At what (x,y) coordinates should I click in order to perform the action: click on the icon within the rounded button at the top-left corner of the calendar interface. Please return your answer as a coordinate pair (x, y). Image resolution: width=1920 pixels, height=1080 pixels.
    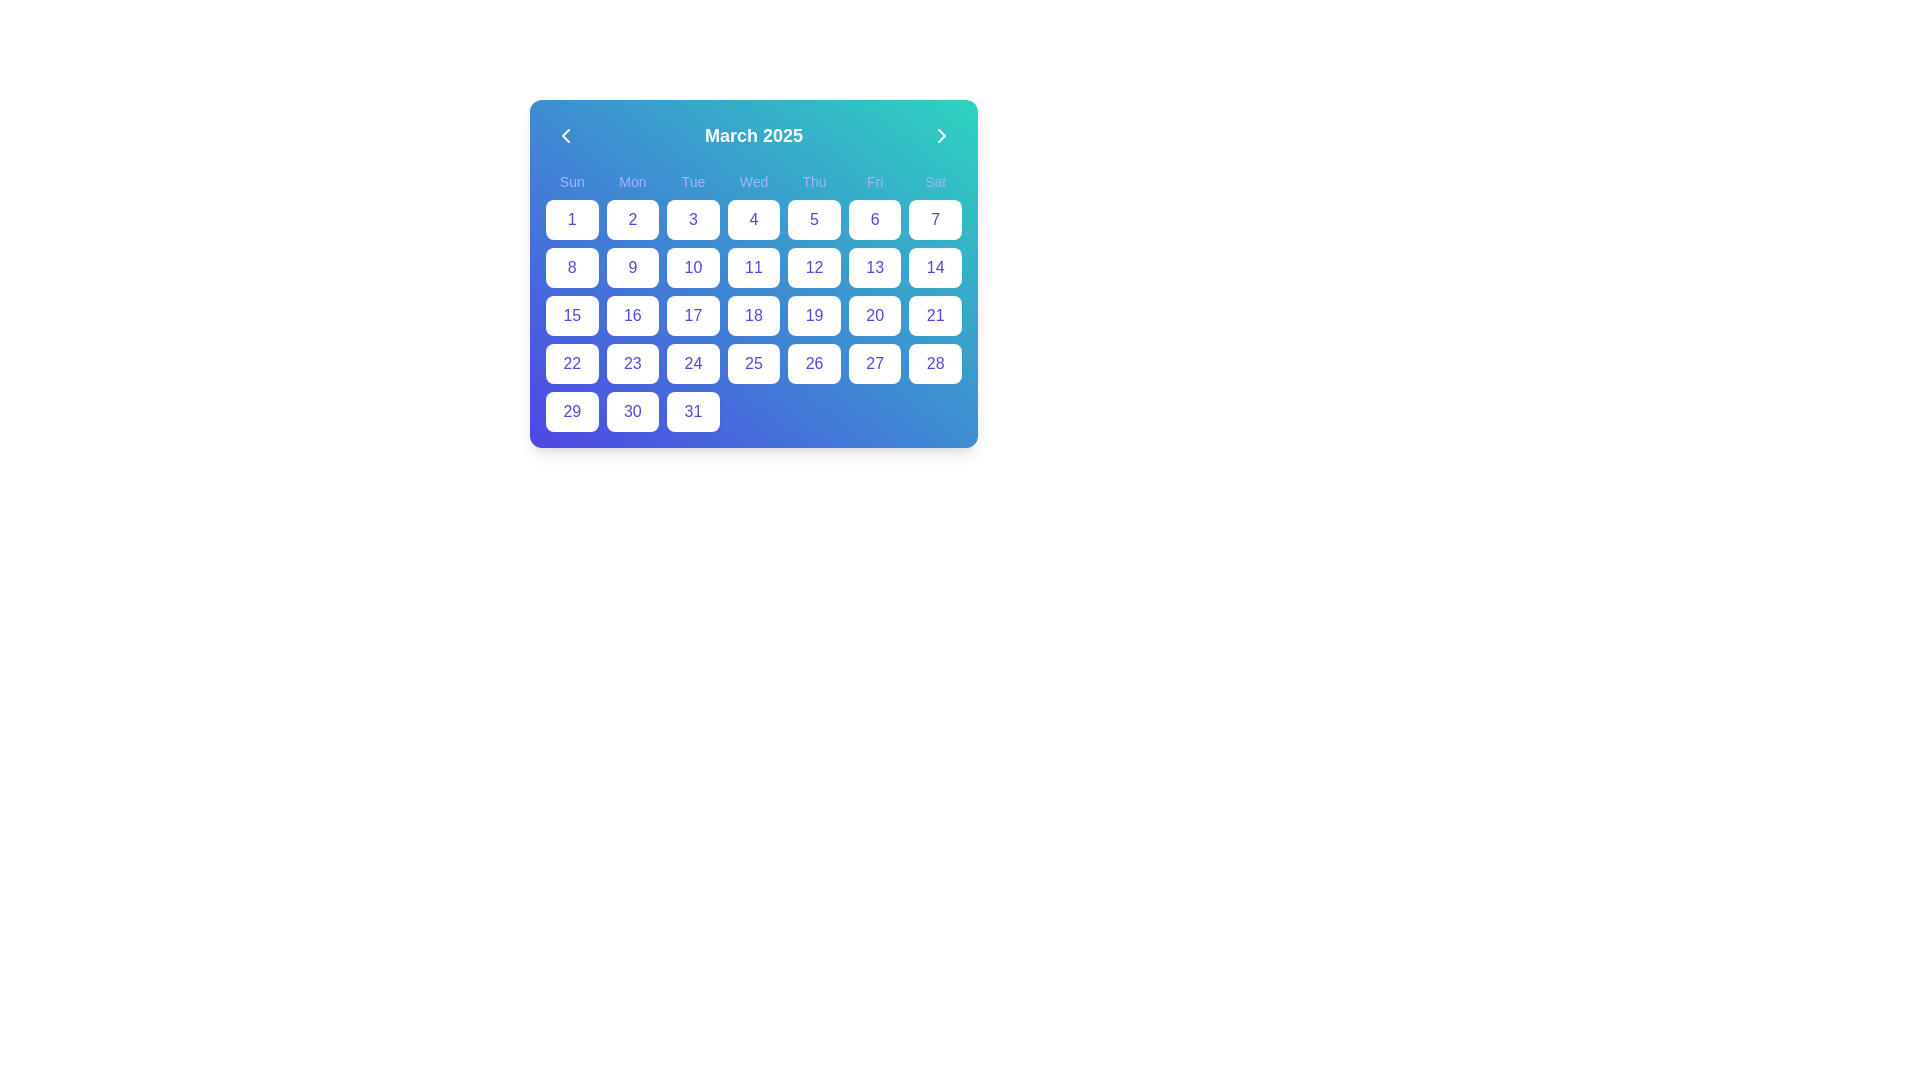
    Looking at the image, I should click on (565, 135).